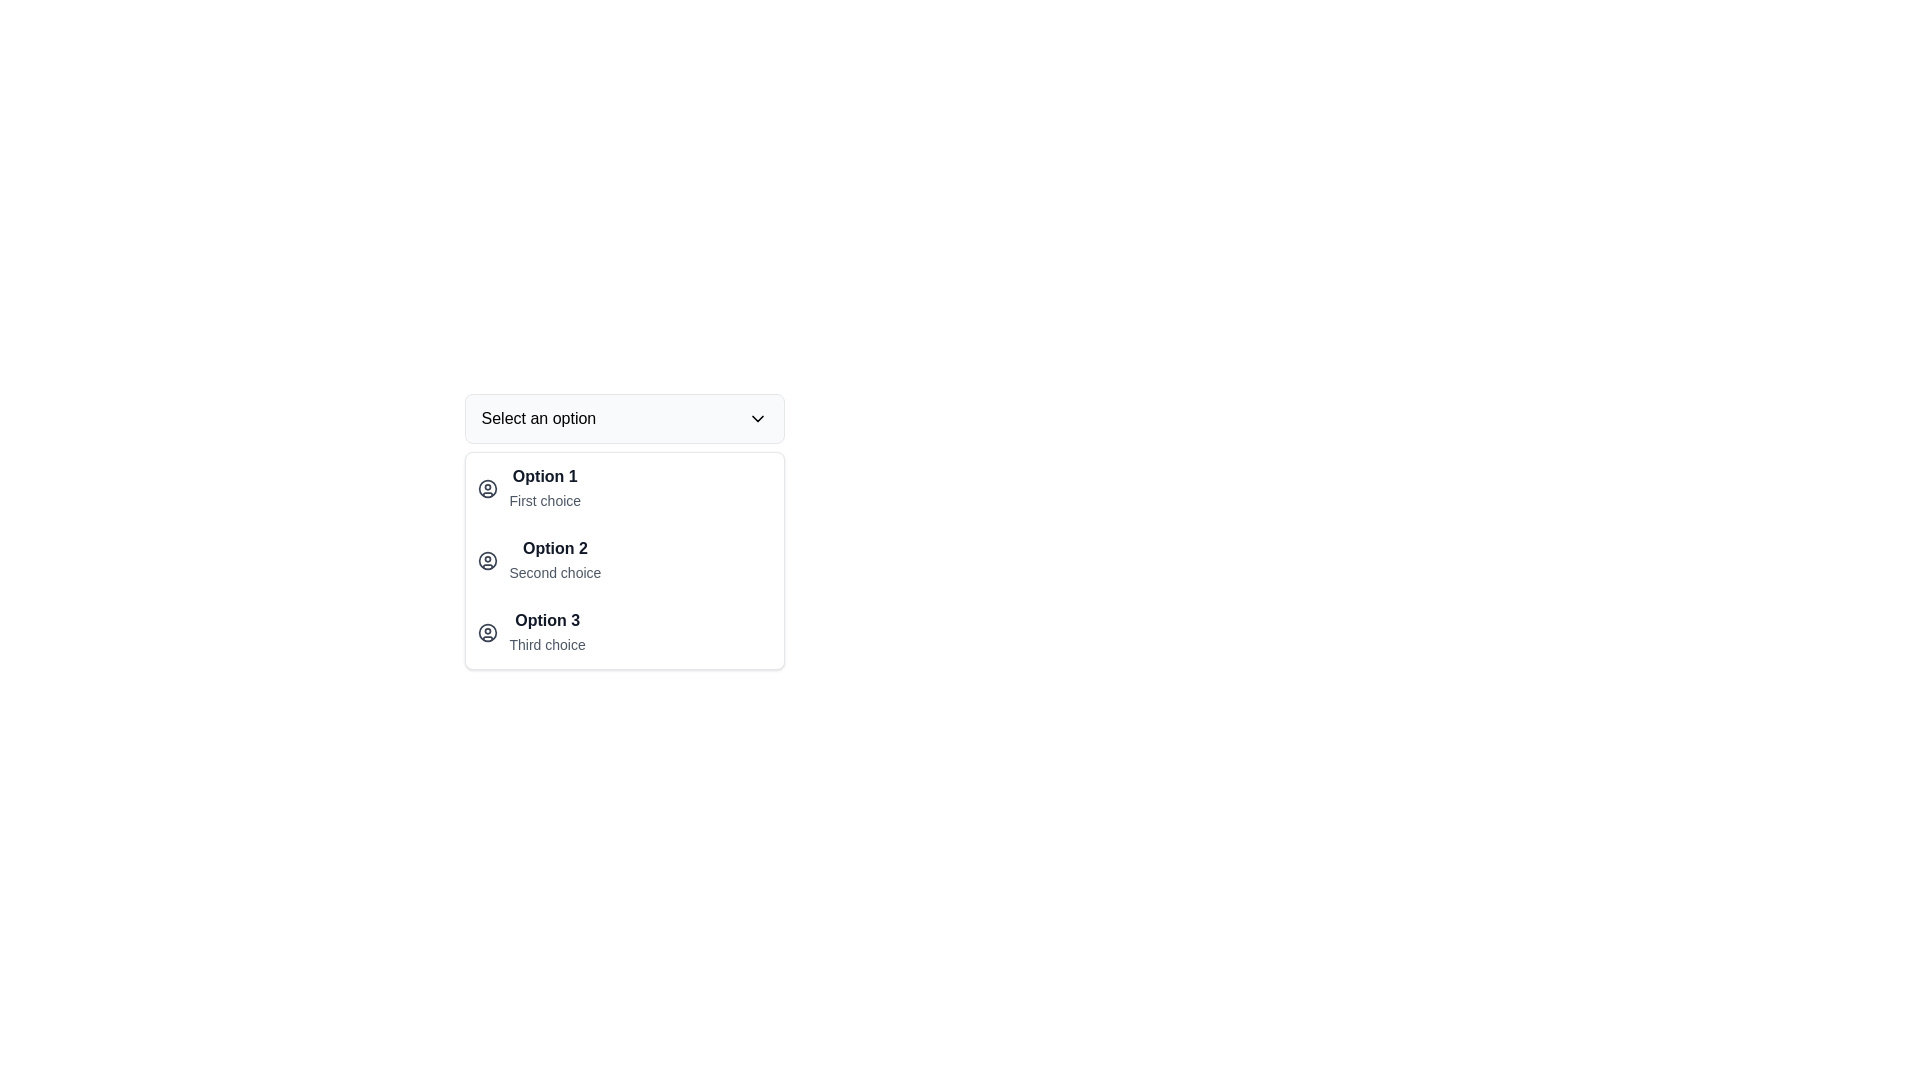  Describe the element at coordinates (555, 560) in the screenshot. I see `the 'Option 2' label, which is the second item in a vertical list of options` at that location.